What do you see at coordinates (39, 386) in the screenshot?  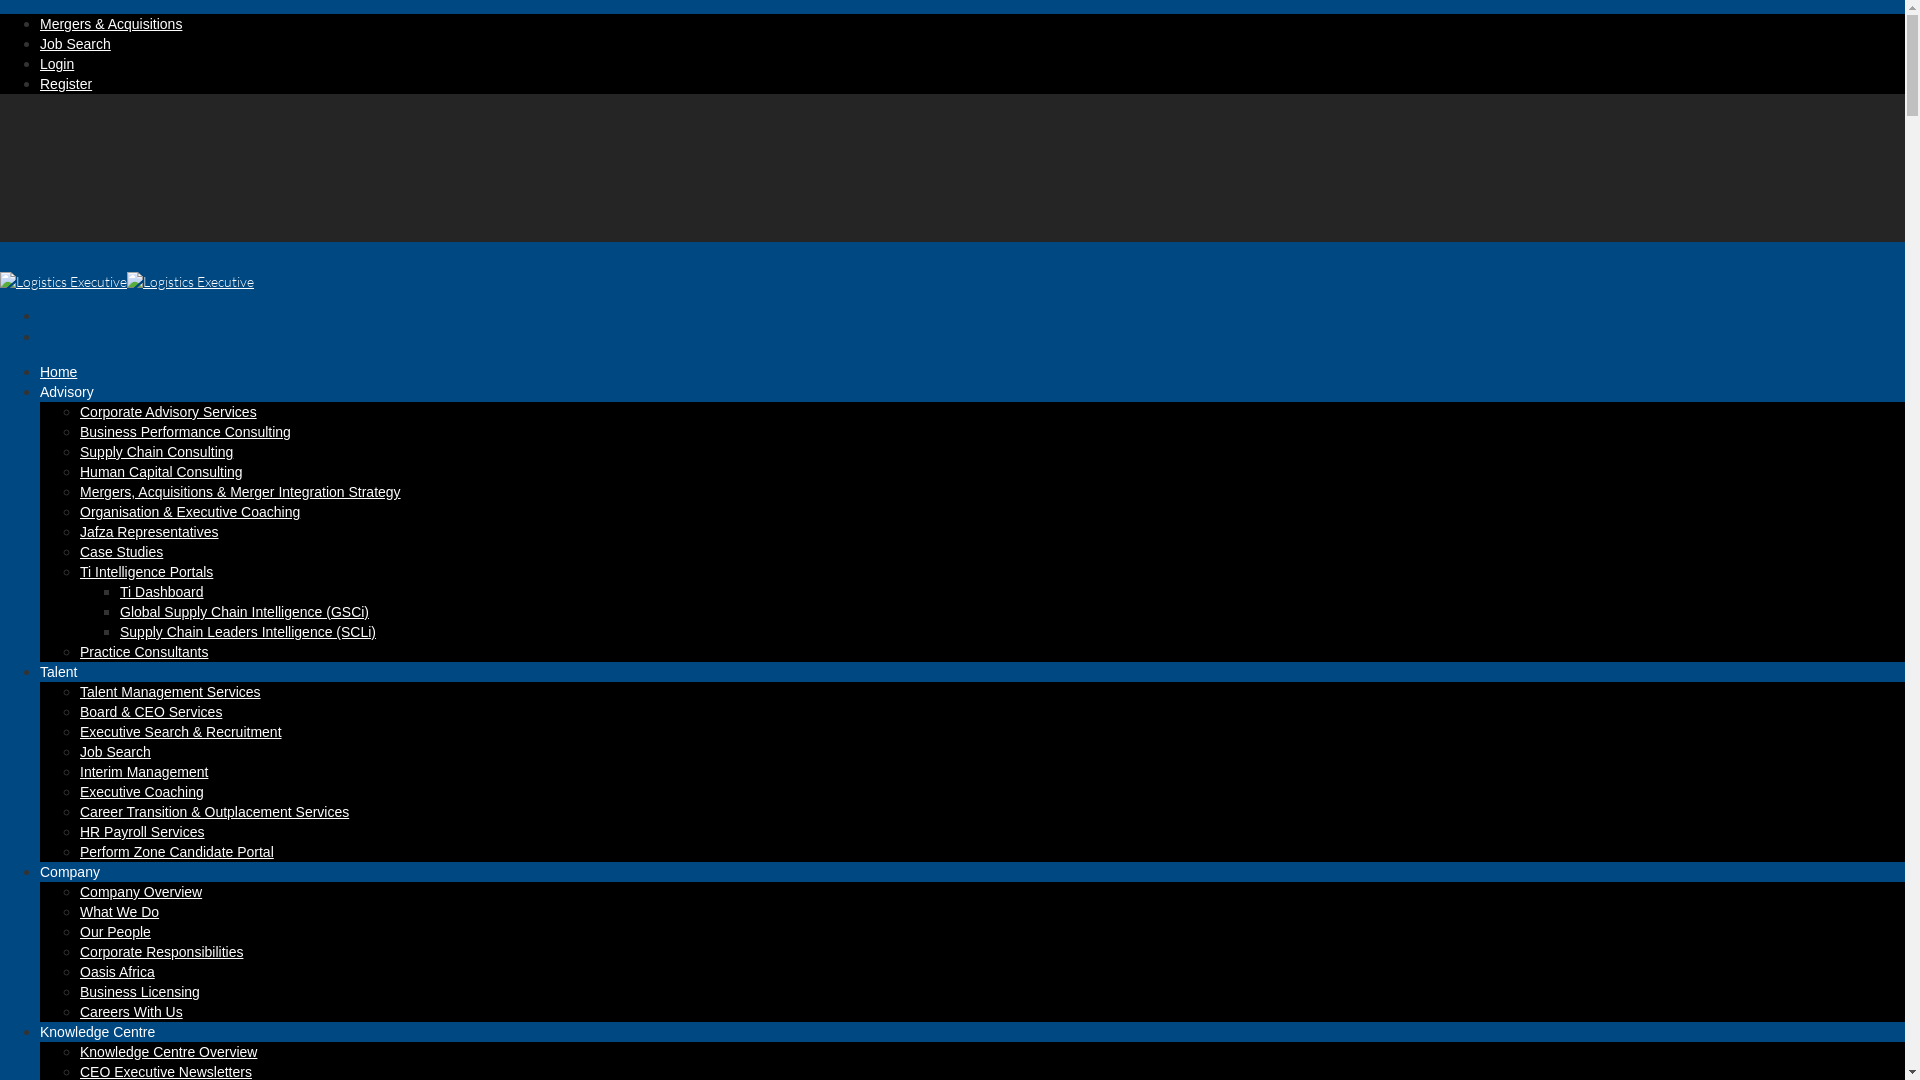 I see `'Home'` at bounding box center [39, 386].